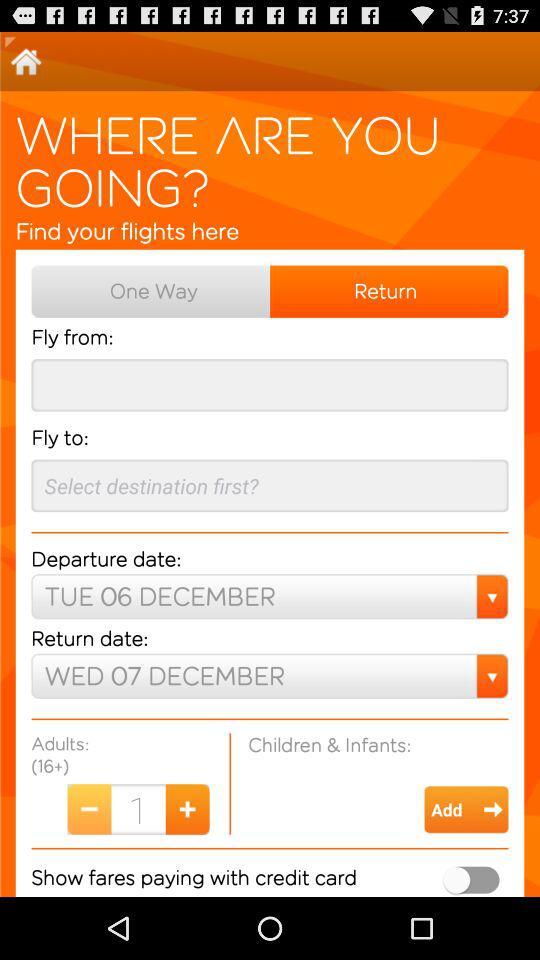 The image size is (540, 960). Describe the element at coordinates (270, 484) in the screenshot. I see `the text field below fly to` at that location.